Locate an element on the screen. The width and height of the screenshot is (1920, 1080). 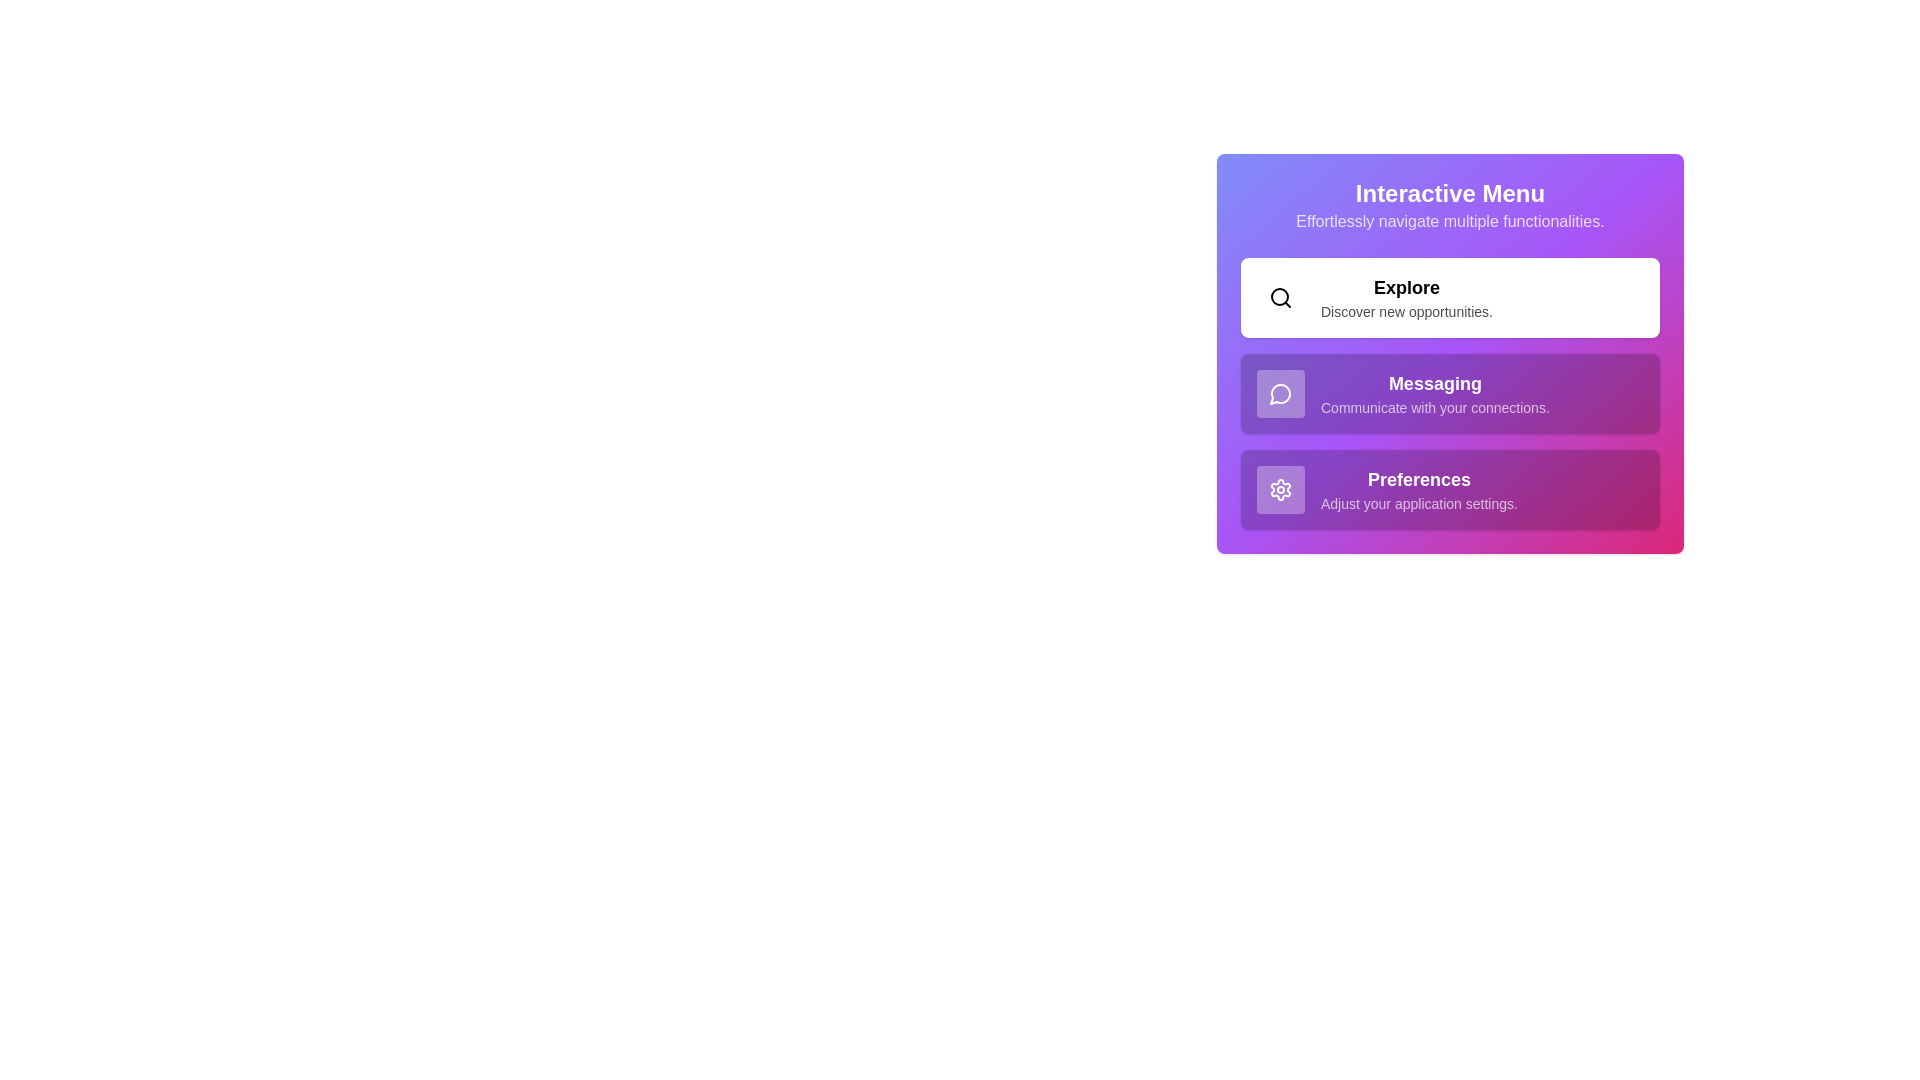
the menu item corresponding to Messaging to observe its hover effect is located at coordinates (1450, 393).